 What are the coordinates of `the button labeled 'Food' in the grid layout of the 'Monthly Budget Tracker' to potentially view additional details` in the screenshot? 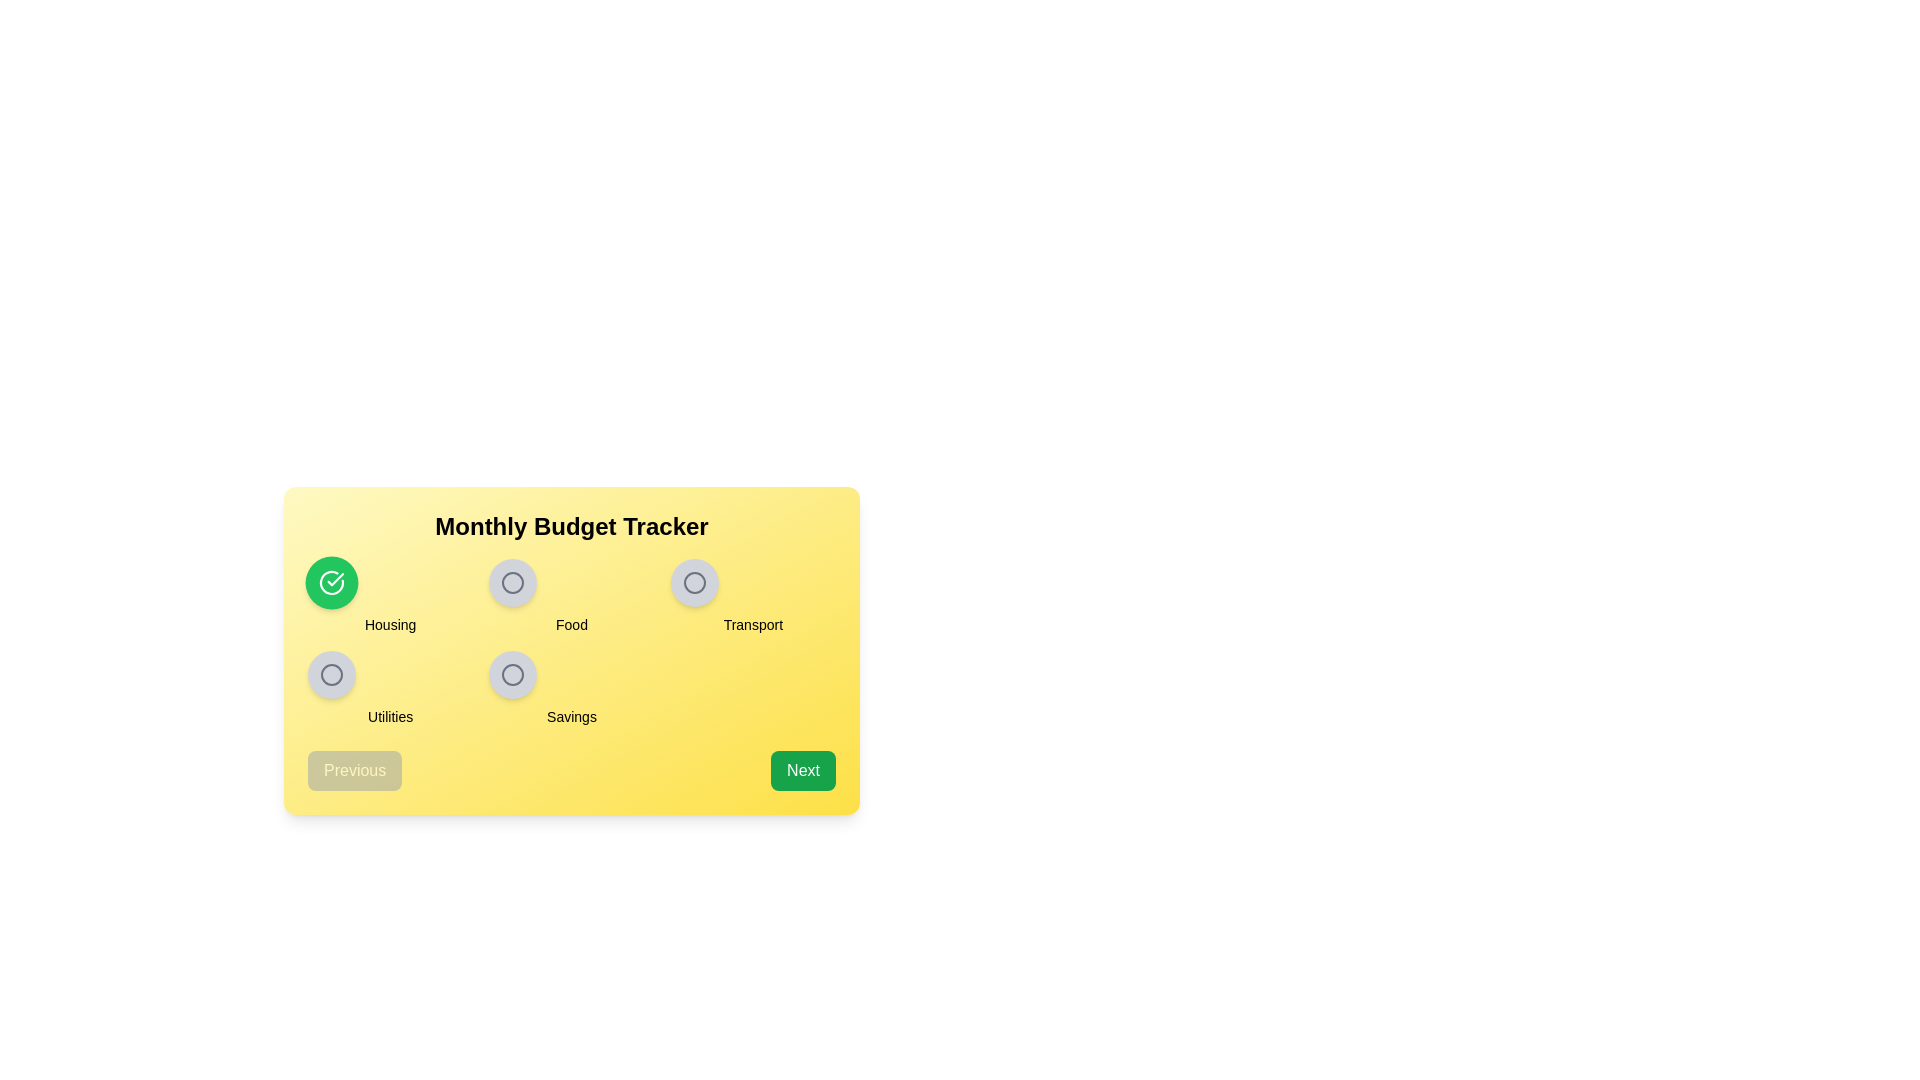 It's located at (570, 643).